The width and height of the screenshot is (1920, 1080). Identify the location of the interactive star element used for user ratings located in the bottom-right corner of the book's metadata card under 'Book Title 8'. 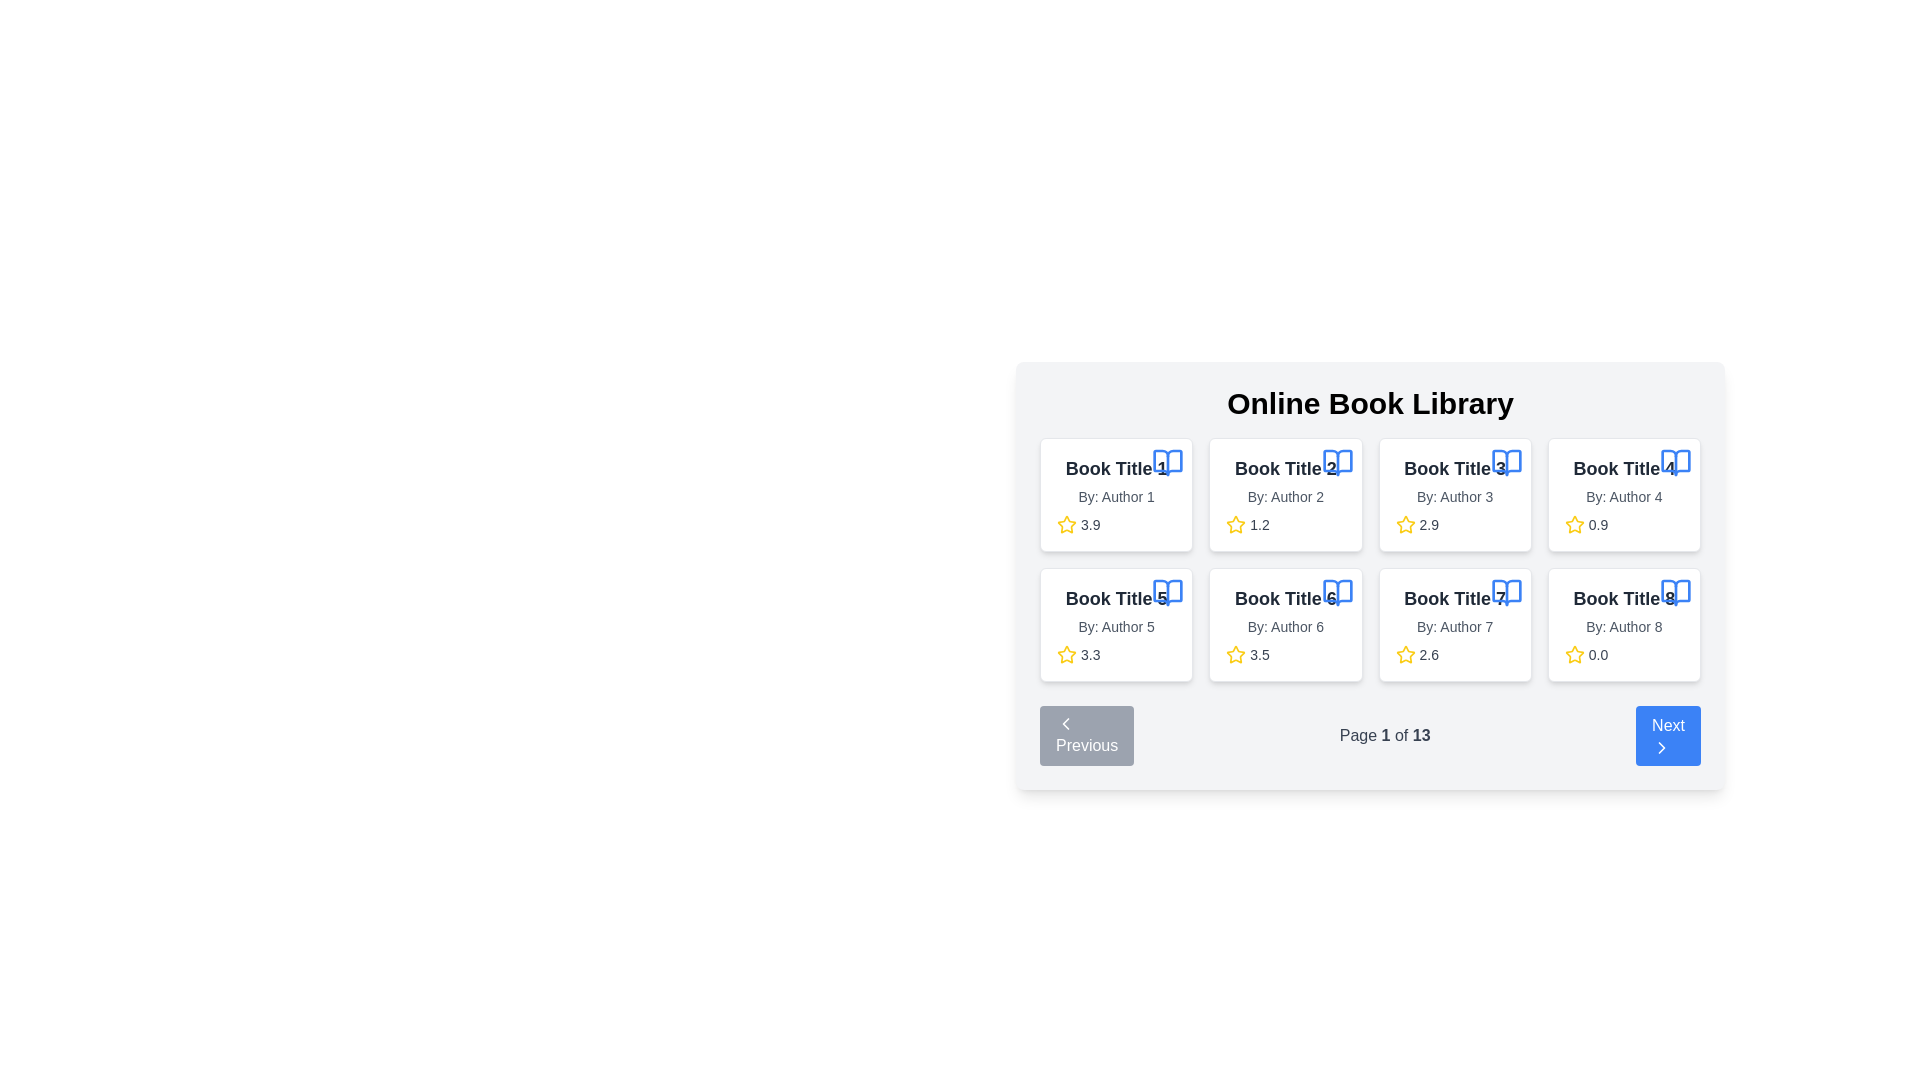
(1573, 655).